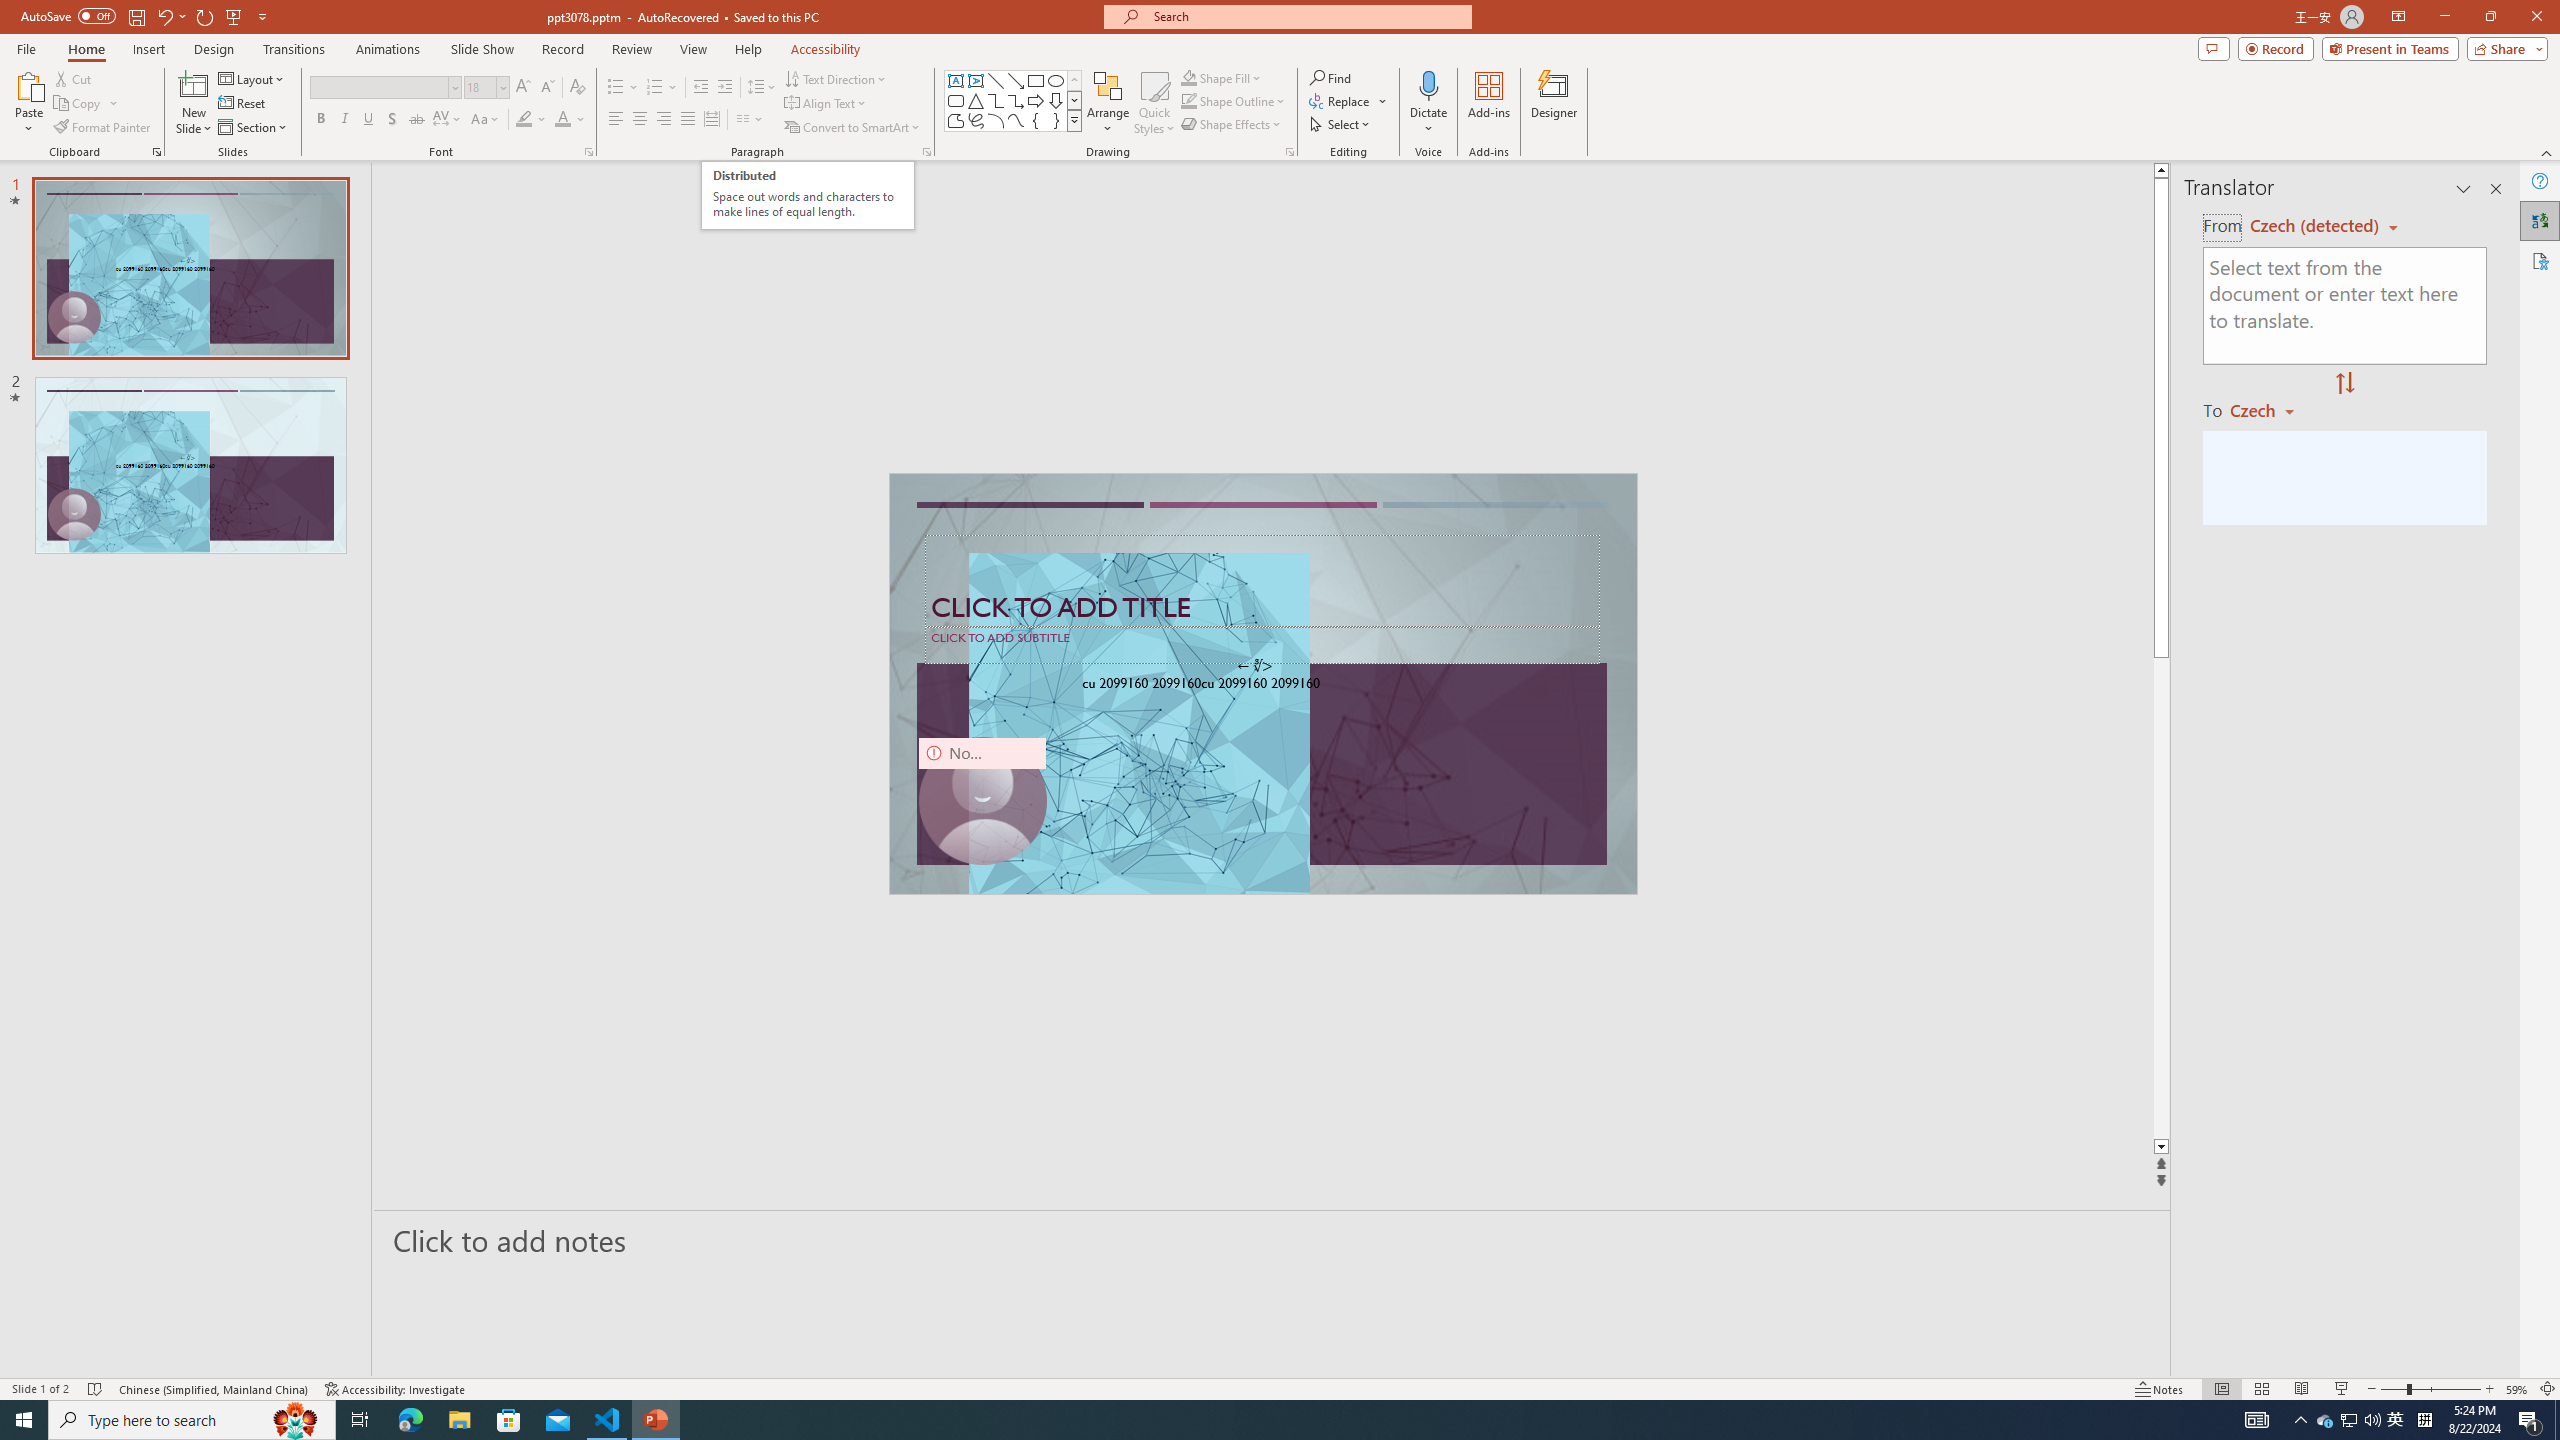 The image size is (2560, 1440). What do you see at coordinates (1189, 99) in the screenshot?
I see `'Shape Outline Green, Accent 1'` at bounding box center [1189, 99].